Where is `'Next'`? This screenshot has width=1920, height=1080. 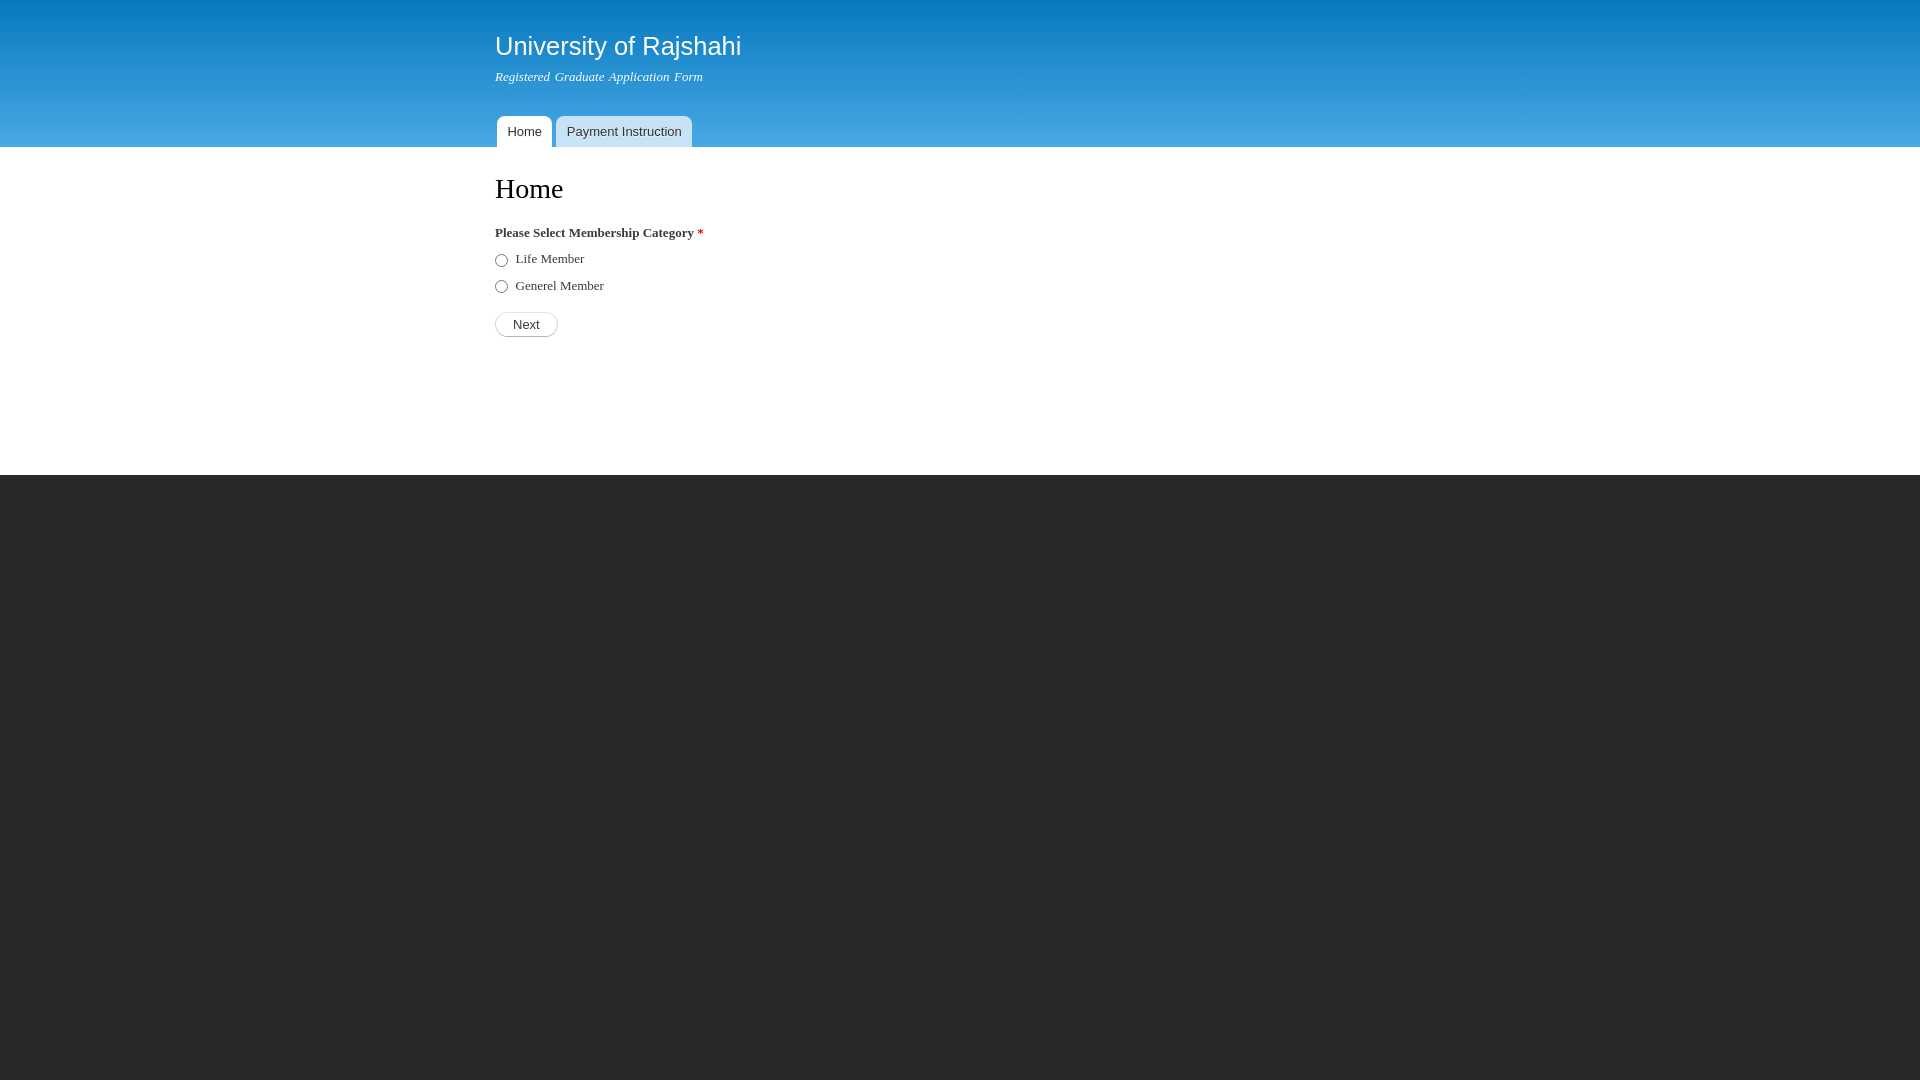
'Next' is located at coordinates (494, 323).